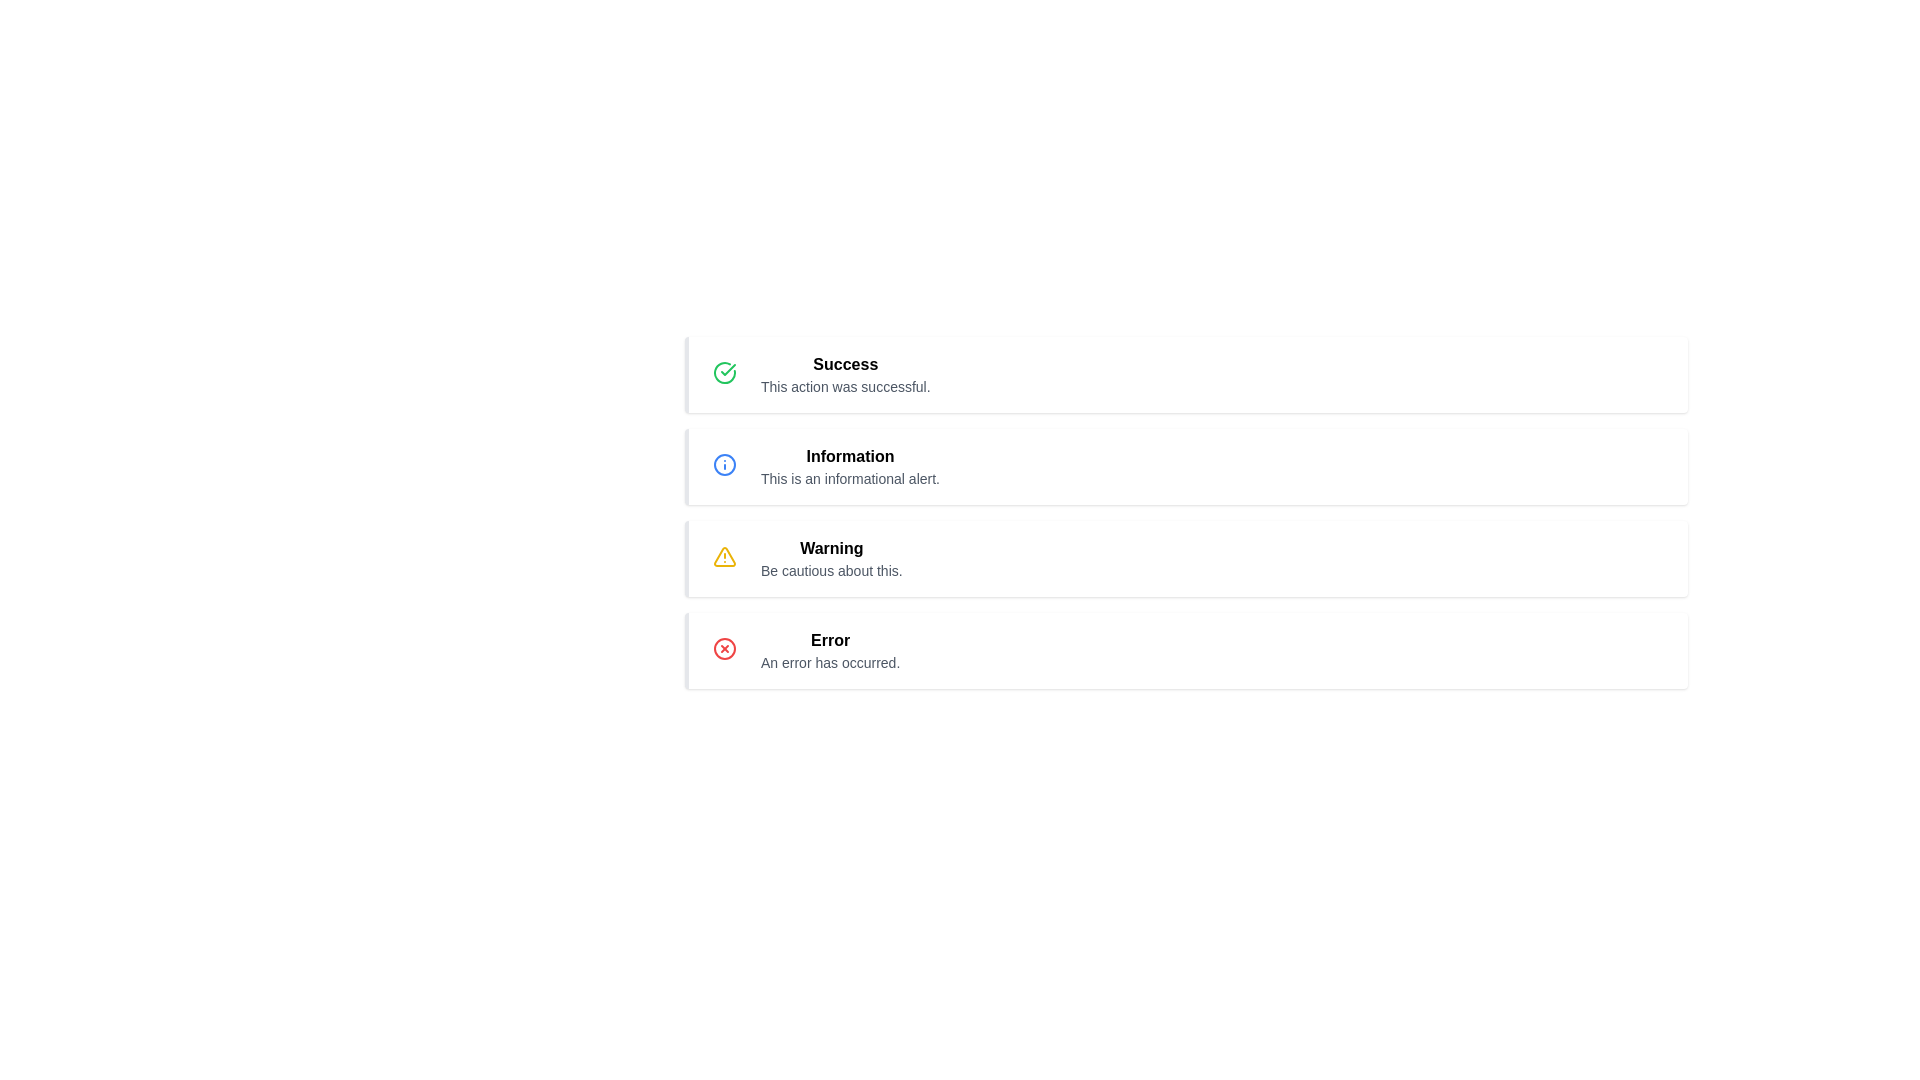 Image resolution: width=1920 pixels, height=1080 pixels. Describe the element at coordinates (845, 386) in the screenshot. I see `text label providing additional information about the 'Success' status, which is located below the bold 'Success' text in the first notification block` at that location.